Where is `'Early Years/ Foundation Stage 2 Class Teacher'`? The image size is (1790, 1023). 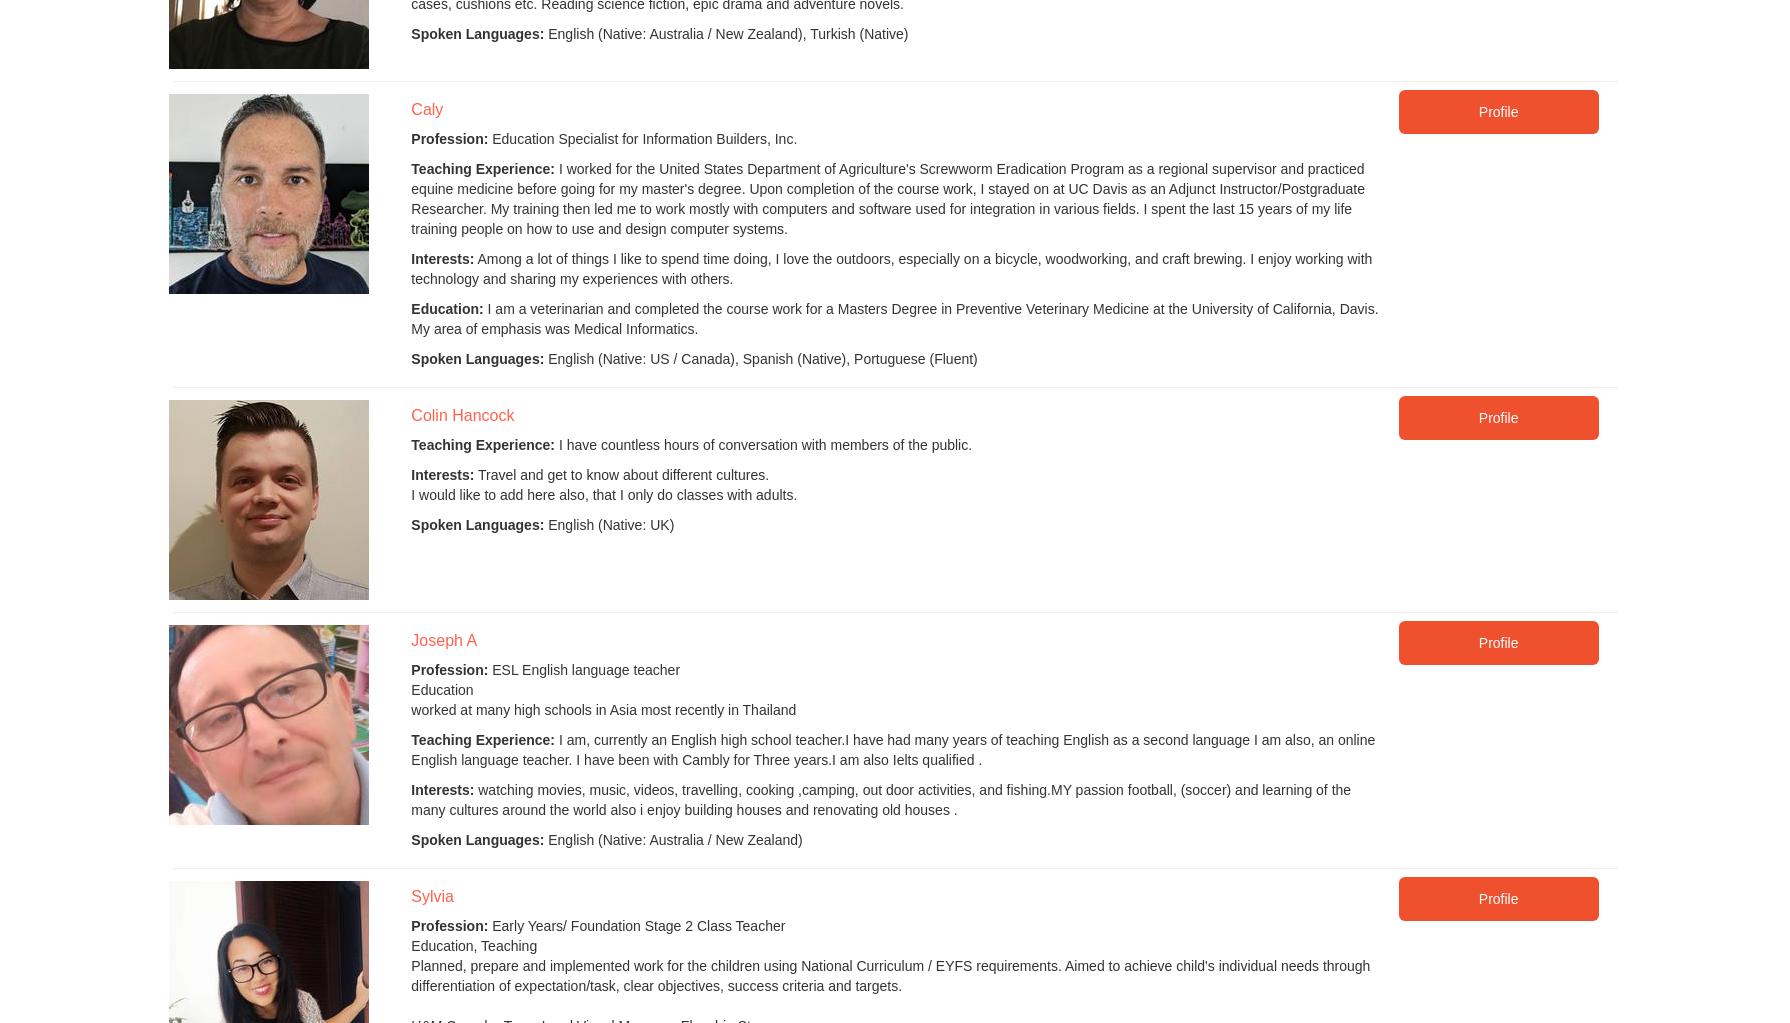 'Early Years/ Foundation Stage 2 Class Teacher' is located at coordinates (635, 925).